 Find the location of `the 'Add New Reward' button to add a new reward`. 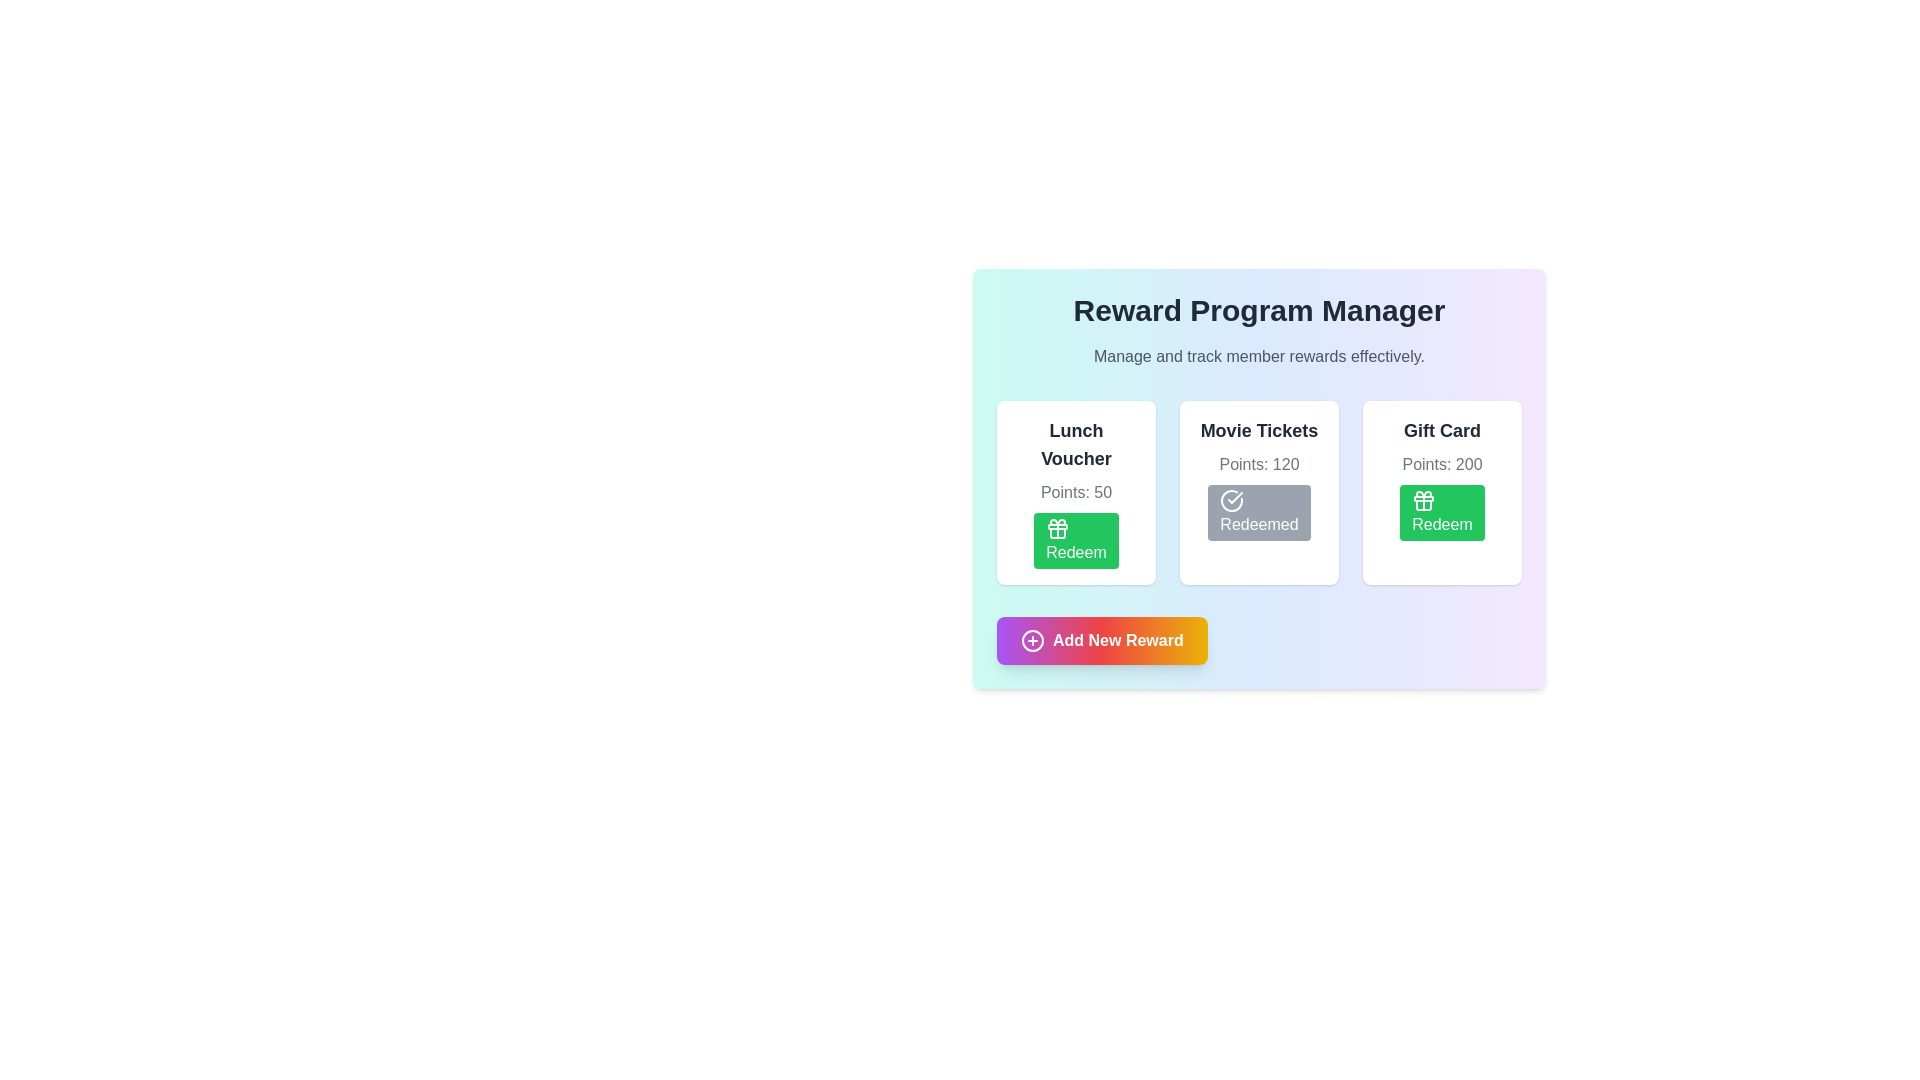

the 'Add New Reward' button to add a new reward is located at coordinates (1101, 640).